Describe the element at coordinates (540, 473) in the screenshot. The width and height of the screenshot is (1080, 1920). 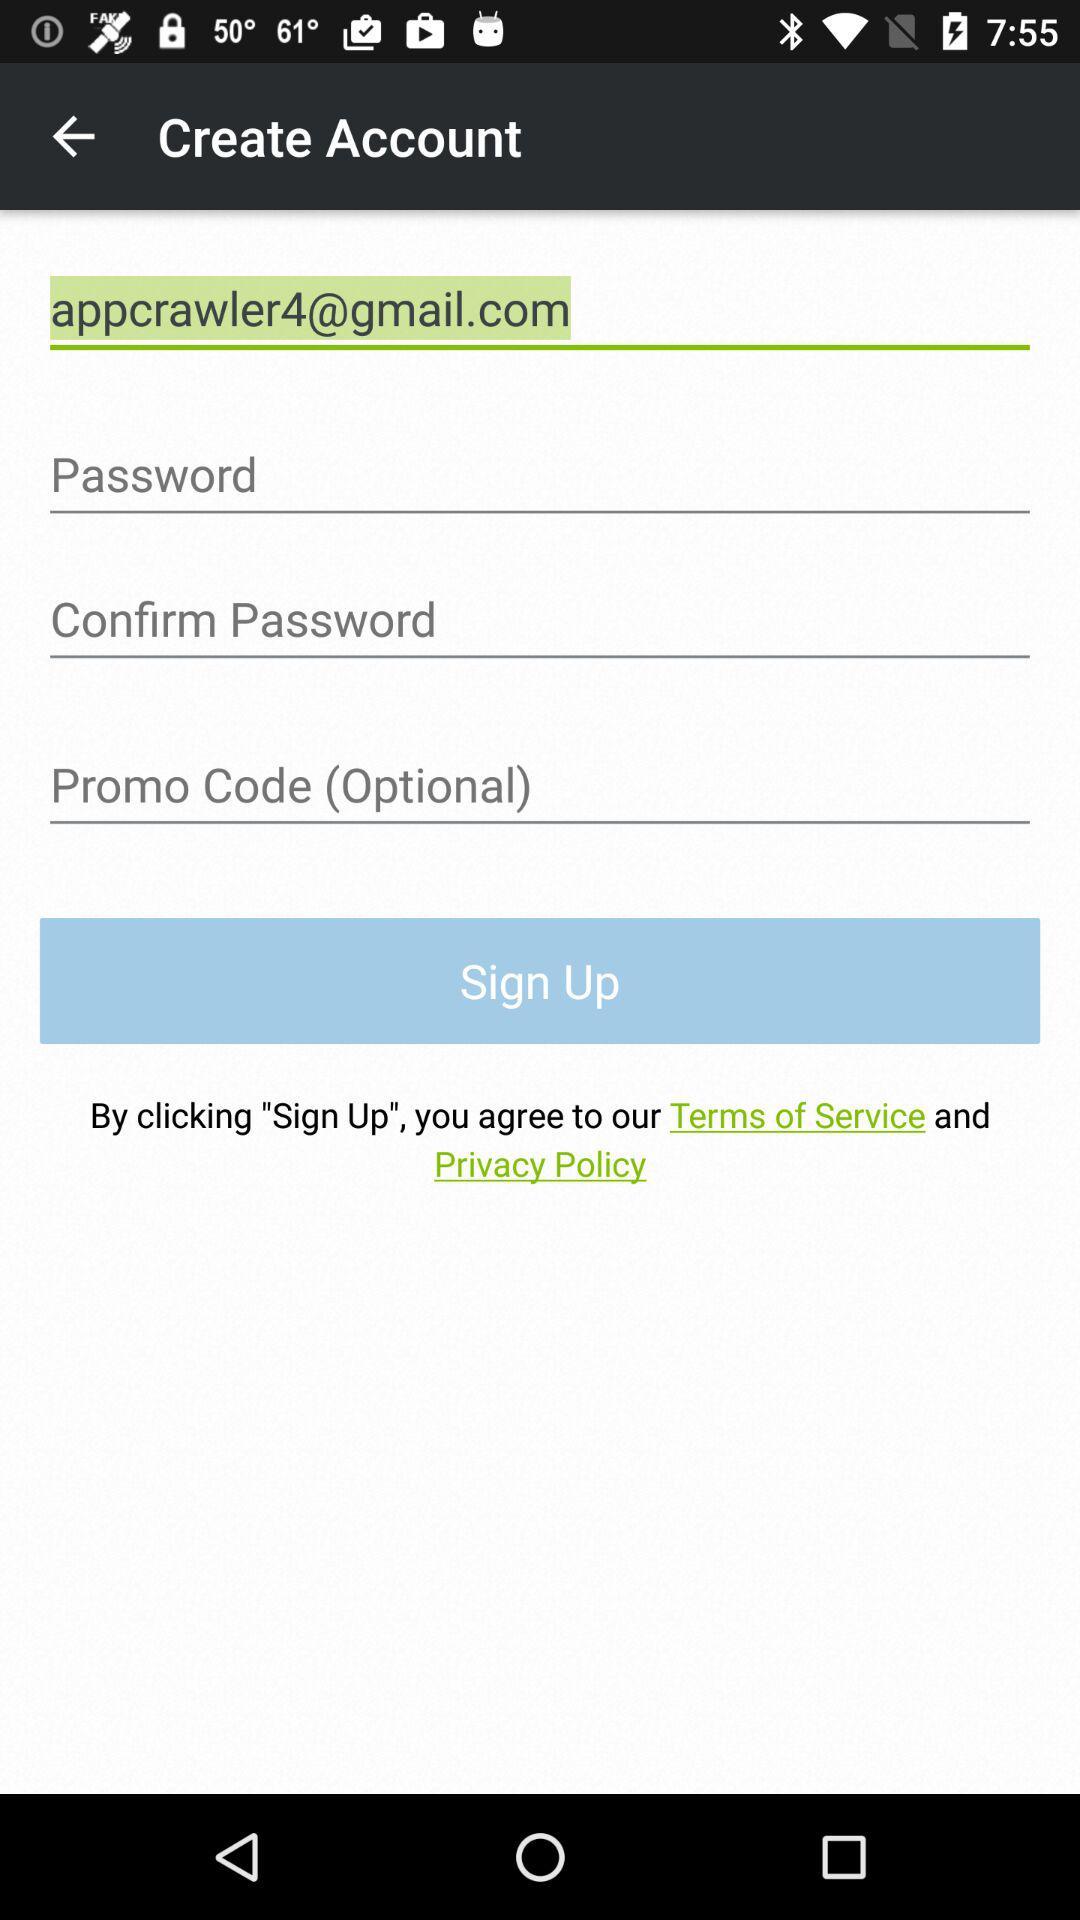
I see `password` at that location.